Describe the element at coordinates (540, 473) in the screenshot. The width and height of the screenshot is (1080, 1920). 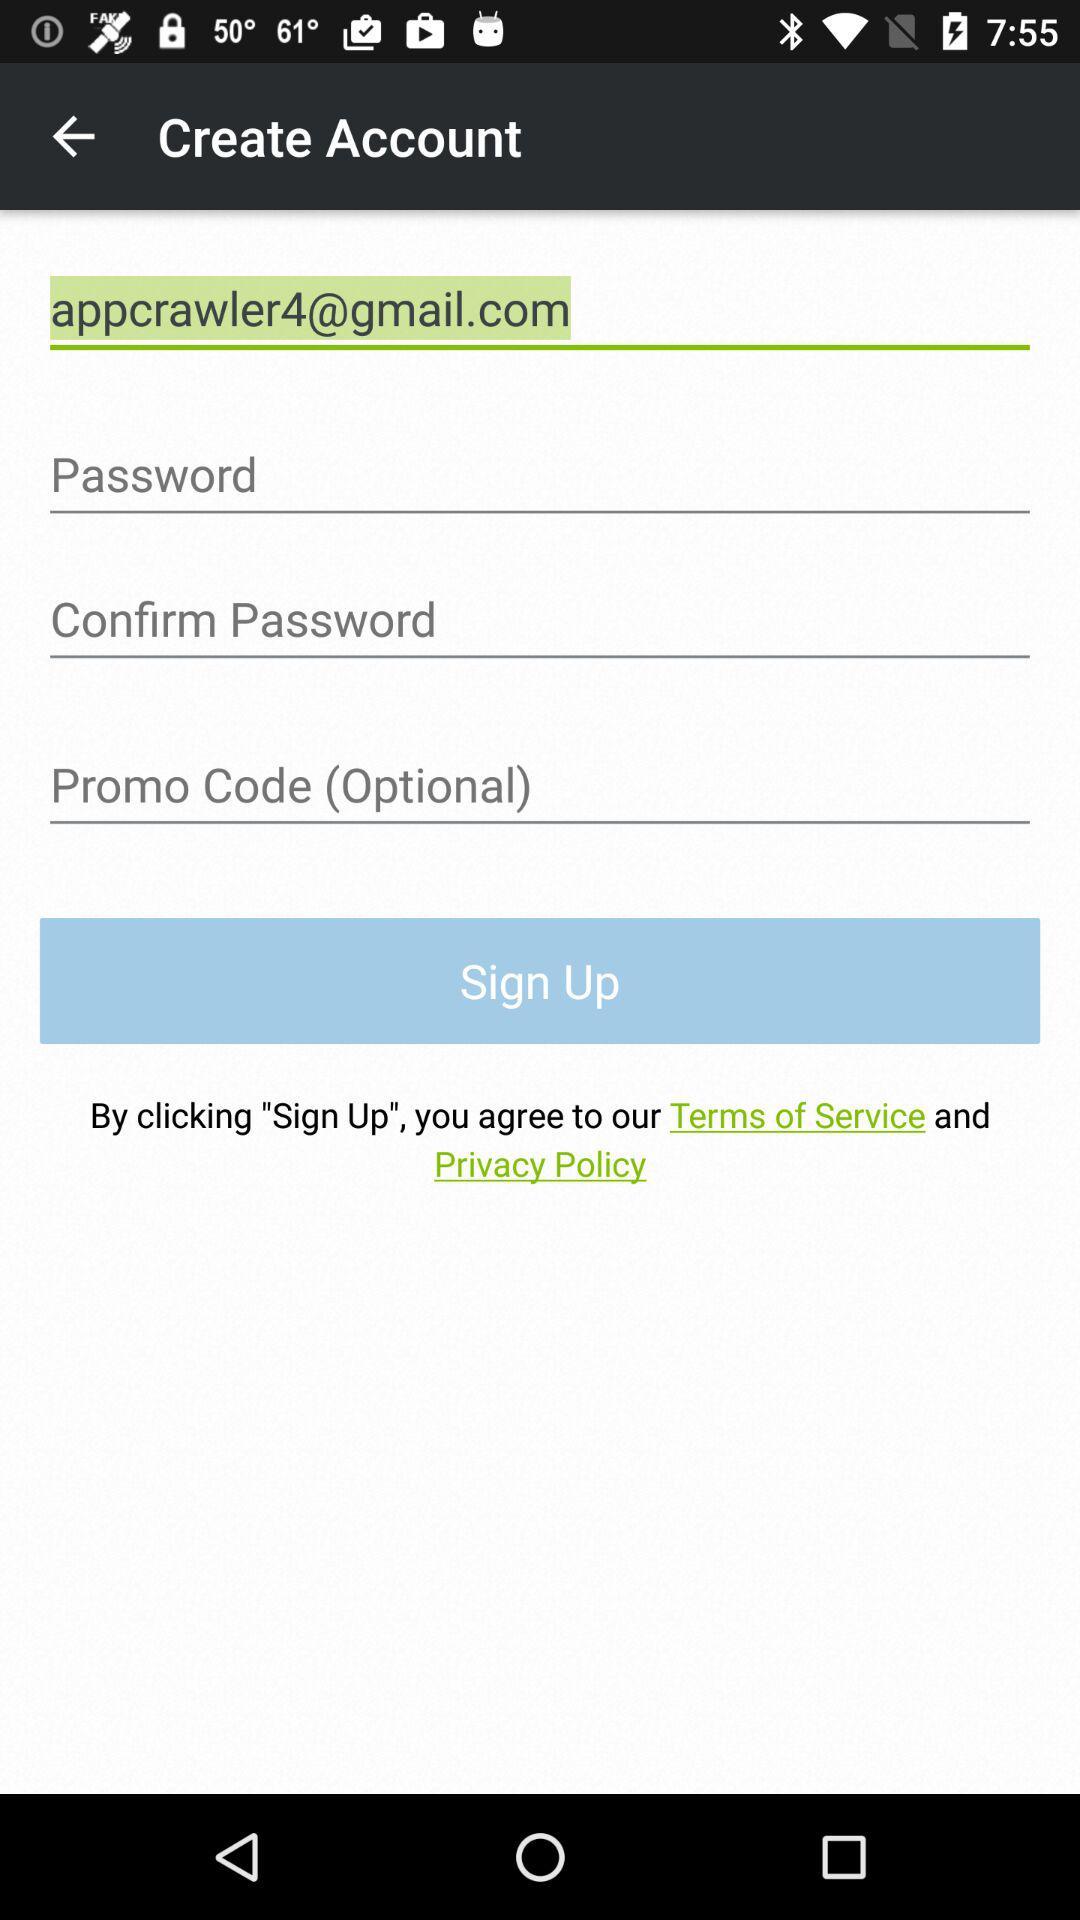
I see `password` at that location.